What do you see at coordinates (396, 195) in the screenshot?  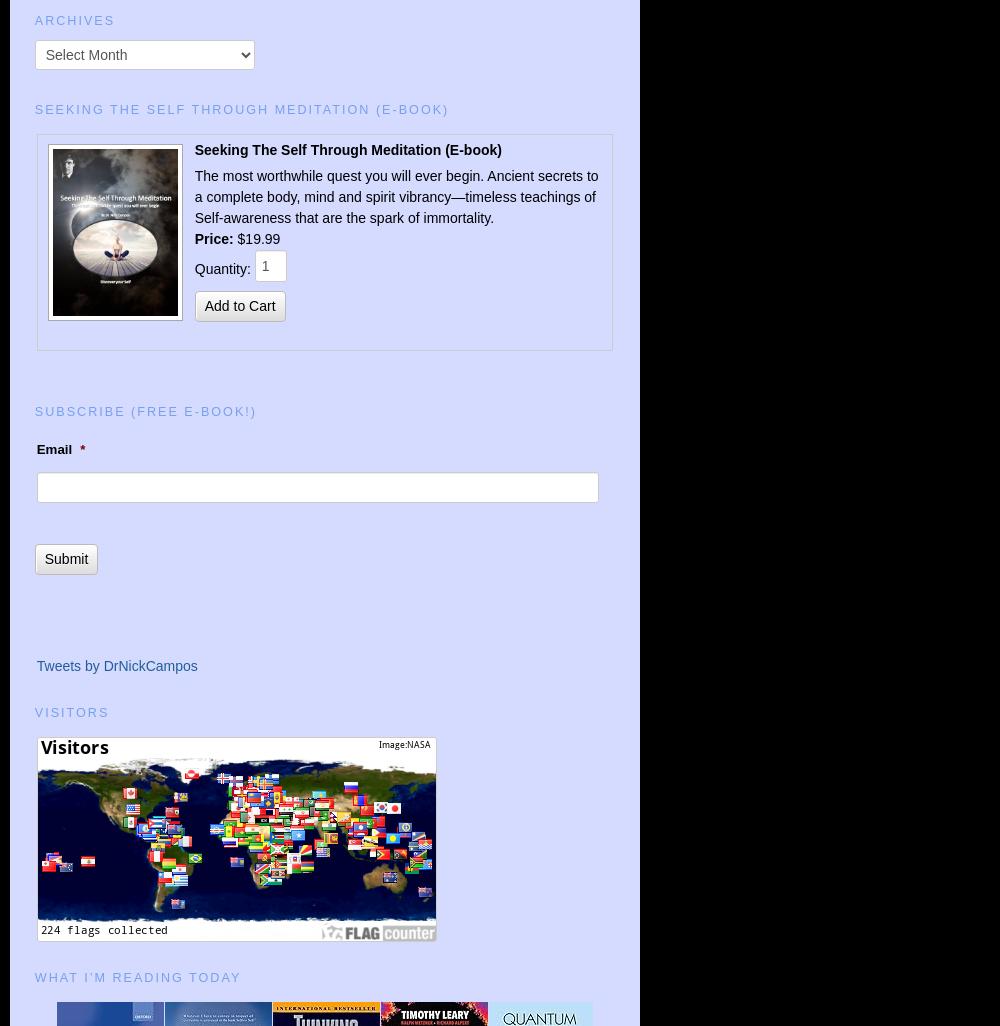 I see `'The most worthwhile quest you will ever begin. Ancient secrets to a complete body, mind and spirit vibrancy—timeless teachings of Self-awareness that are the spark of immortality.'` at bounding box center [396, 195].